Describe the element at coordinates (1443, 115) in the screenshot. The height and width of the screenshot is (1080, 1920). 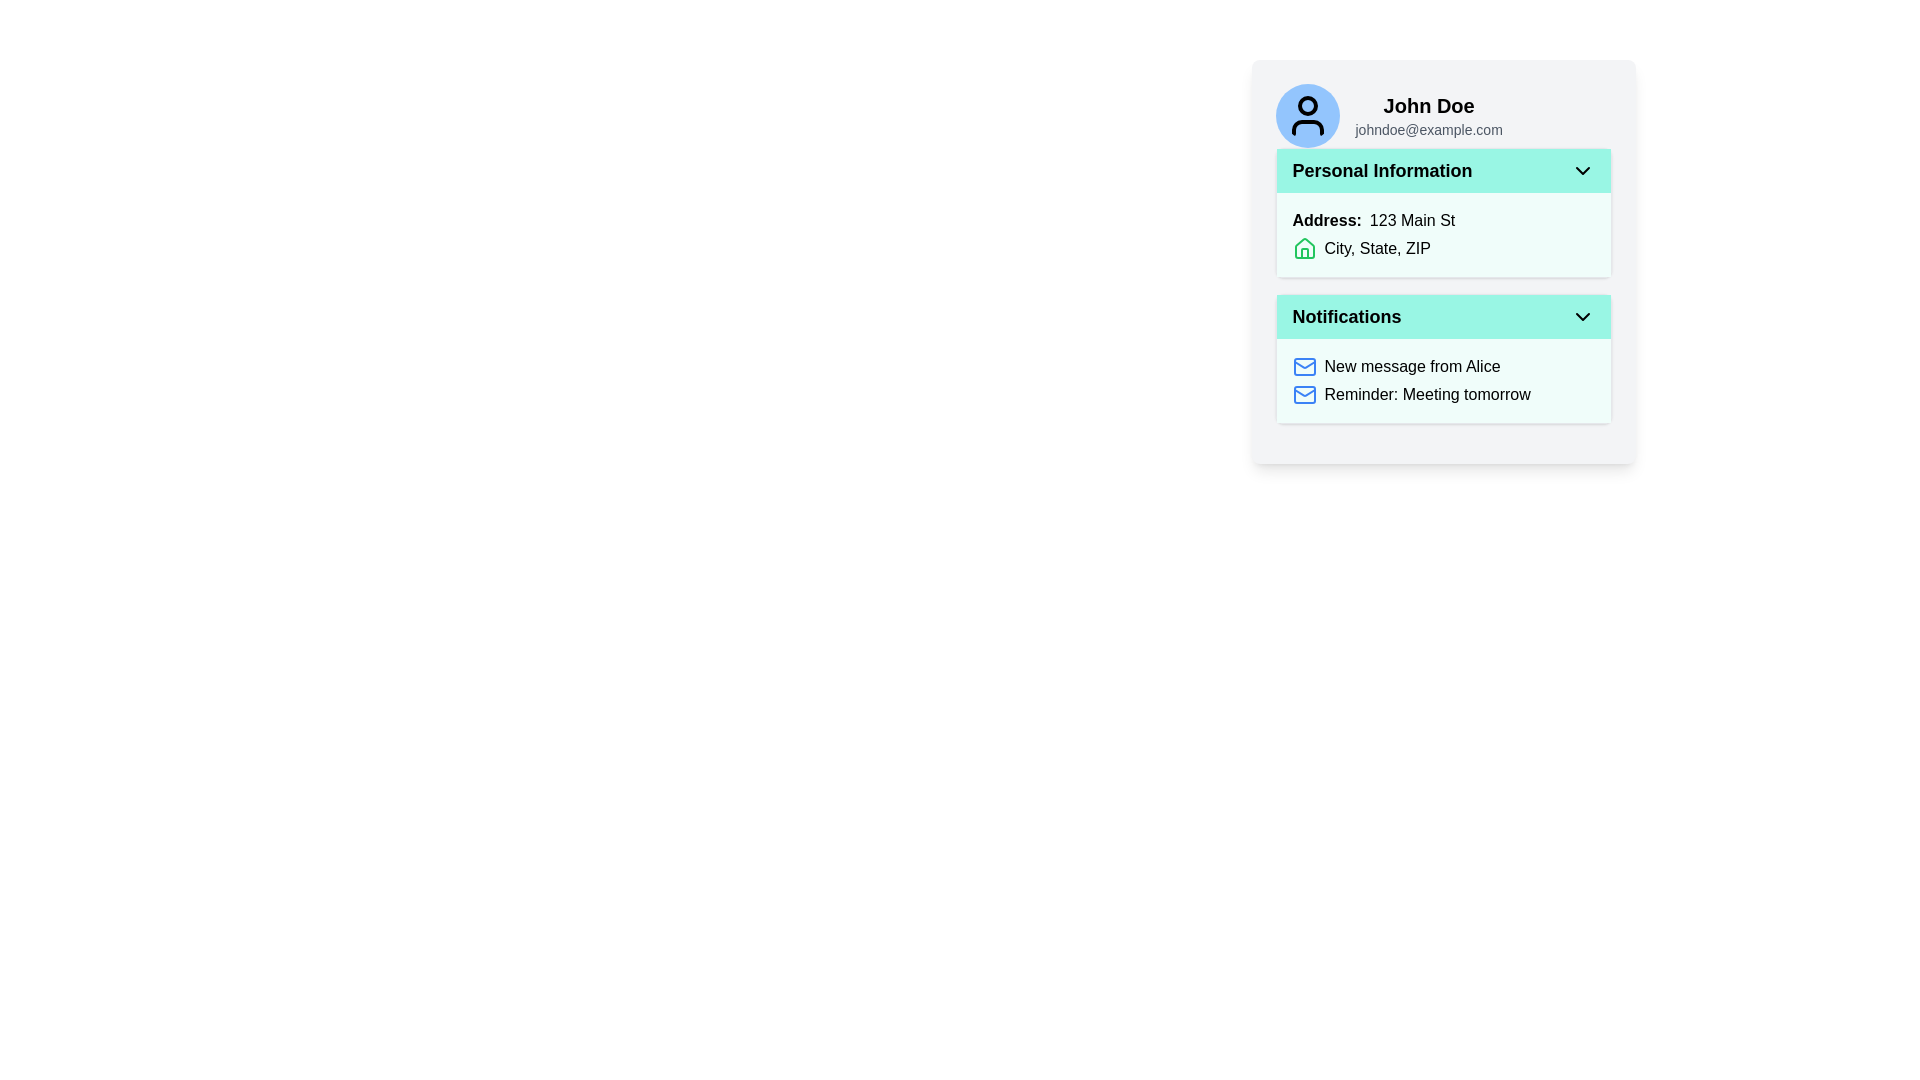
I see `displayed information from the user profile section, which includes the circular blue icon and the text 'John Doe' along with the email 'johndoe@example.com'` at that location.